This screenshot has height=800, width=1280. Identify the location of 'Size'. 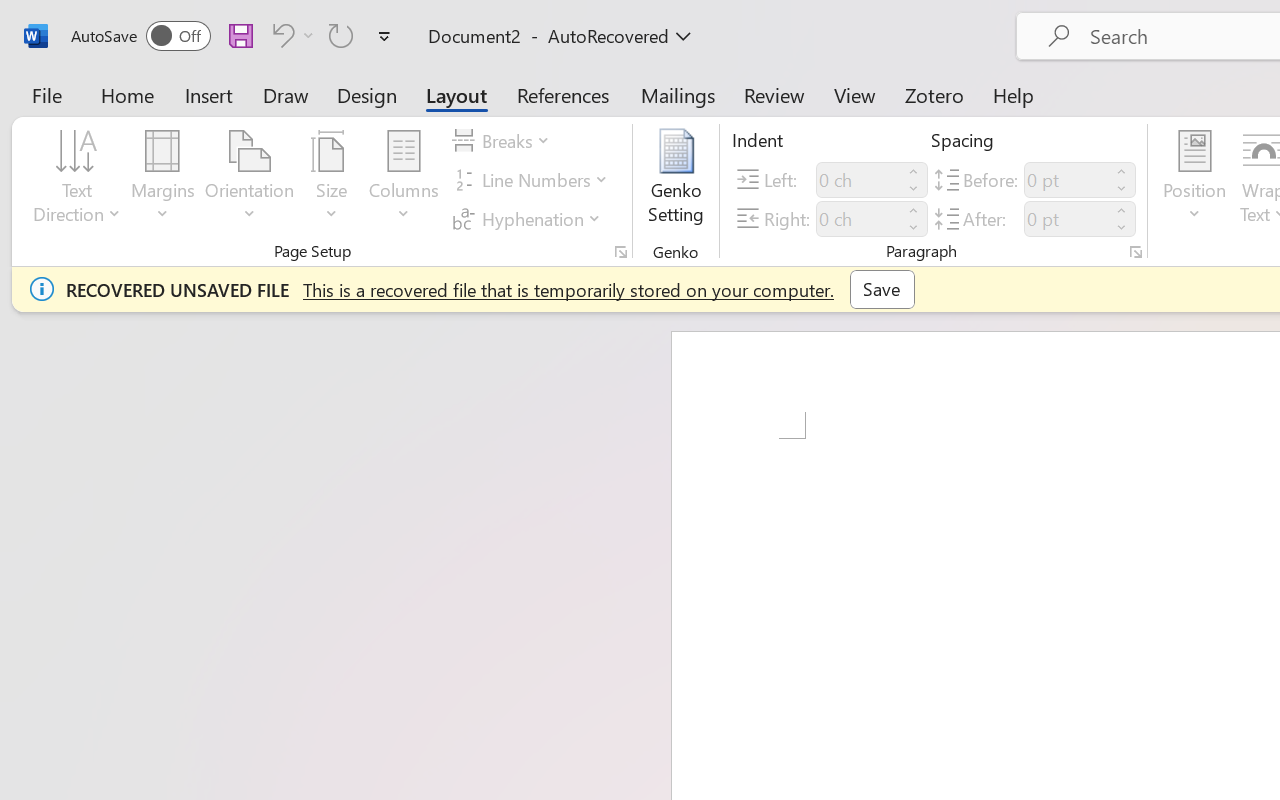
(332, 179).